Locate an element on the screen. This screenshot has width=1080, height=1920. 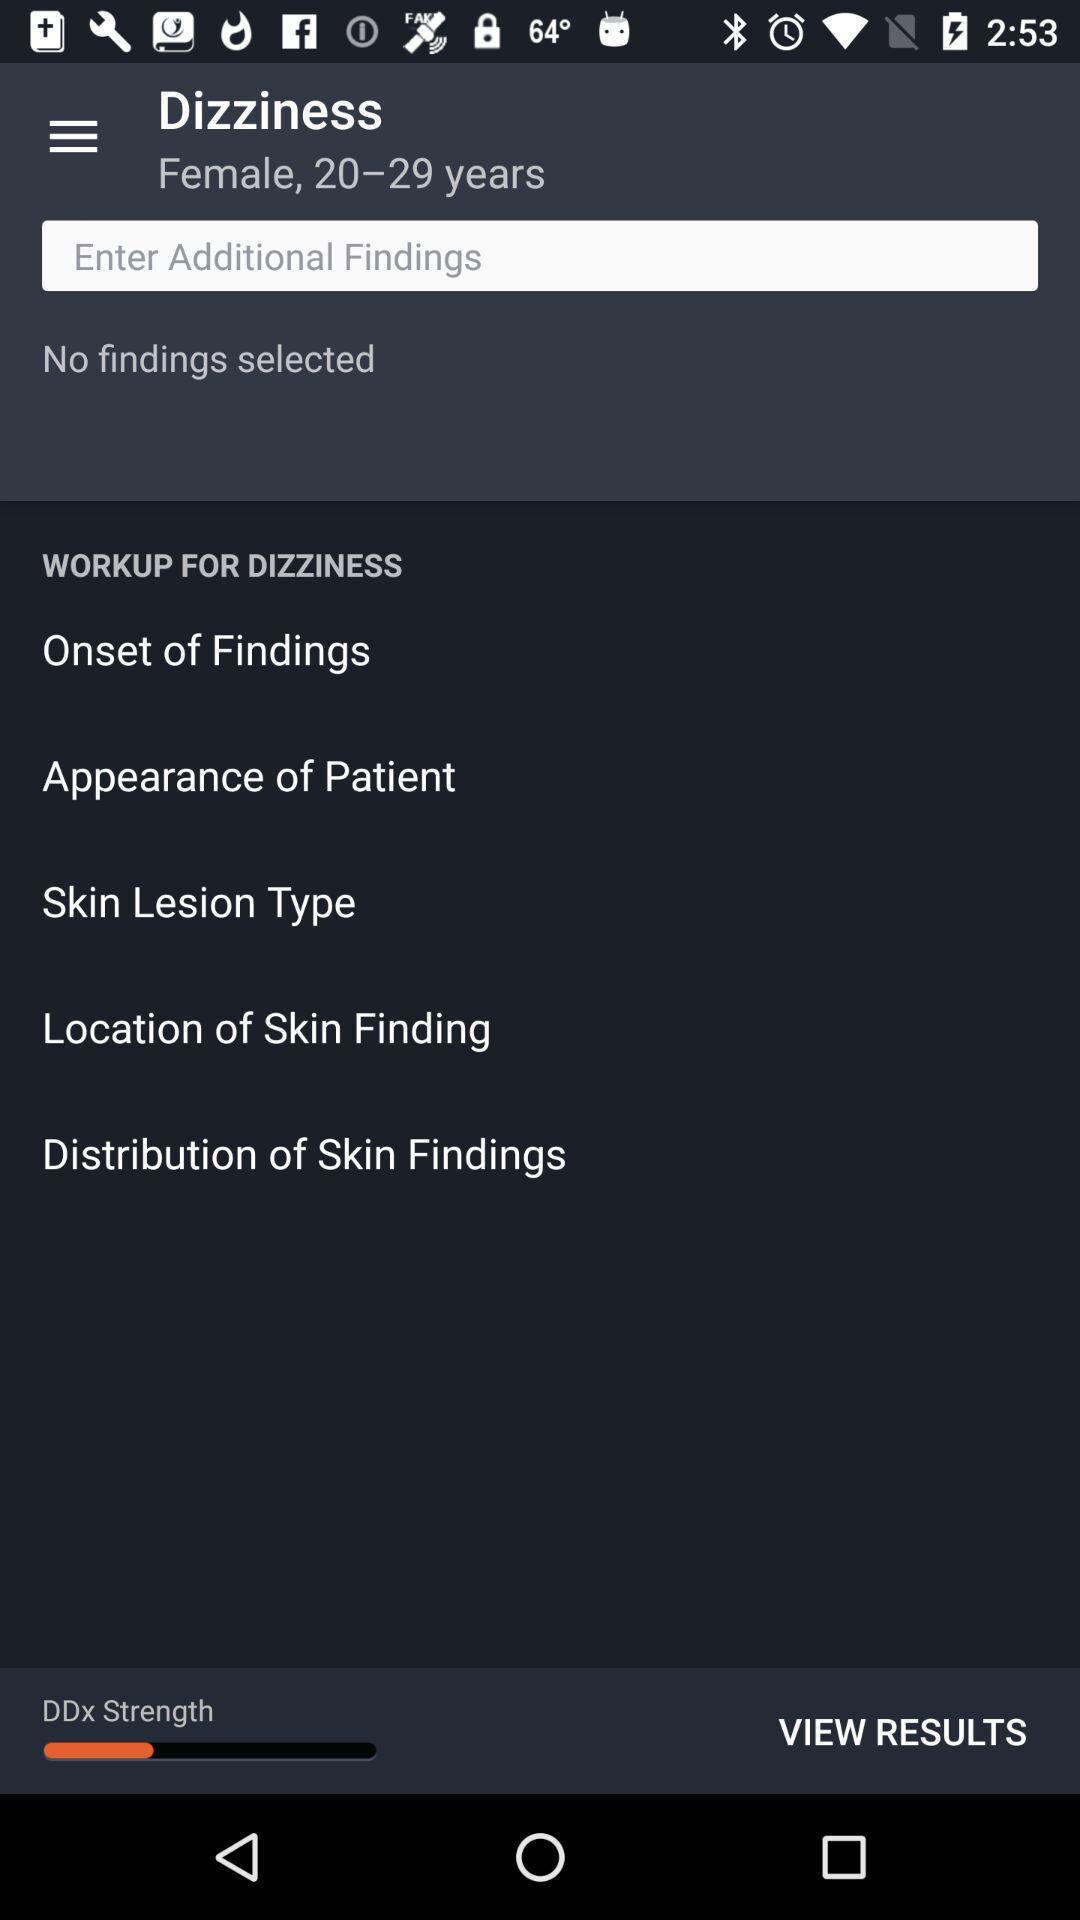
workup for dizziness icon is located at coordinates (540, 563).